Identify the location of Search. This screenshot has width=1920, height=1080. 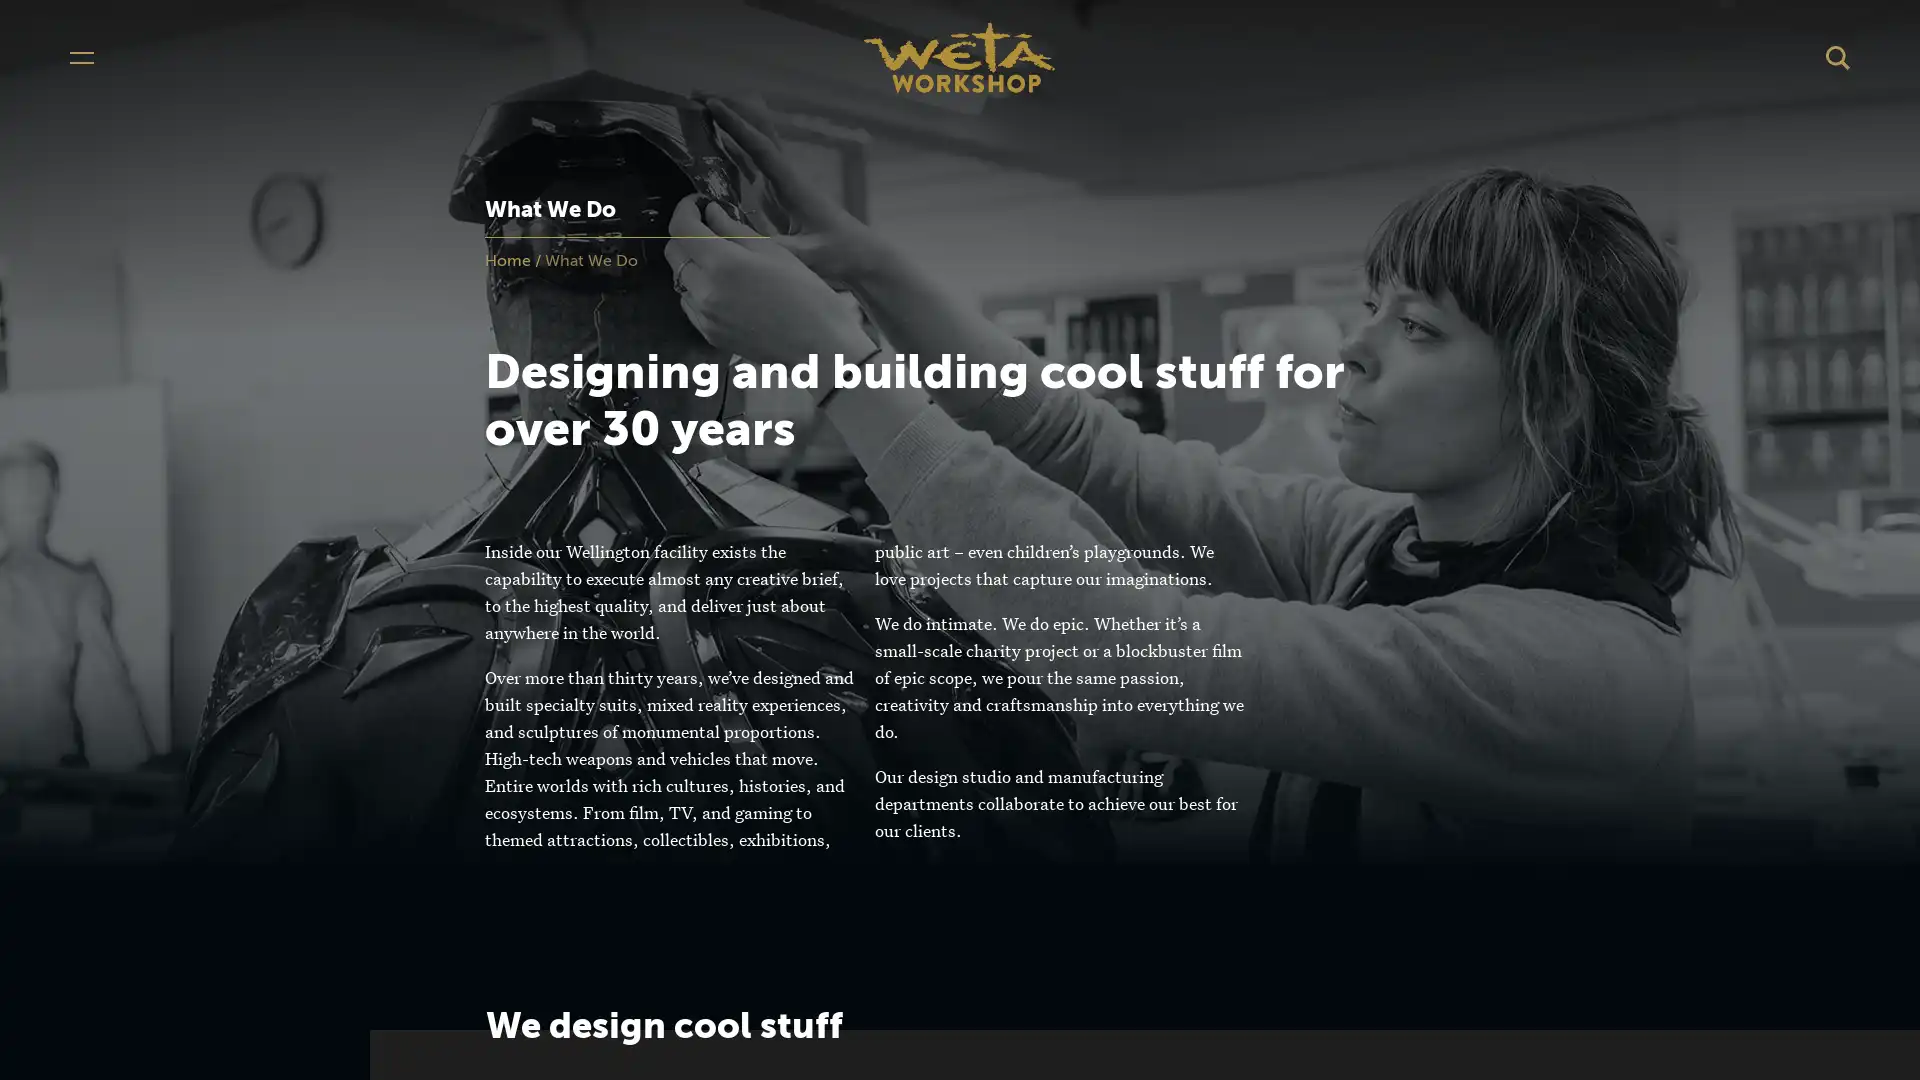
(1838, 56).